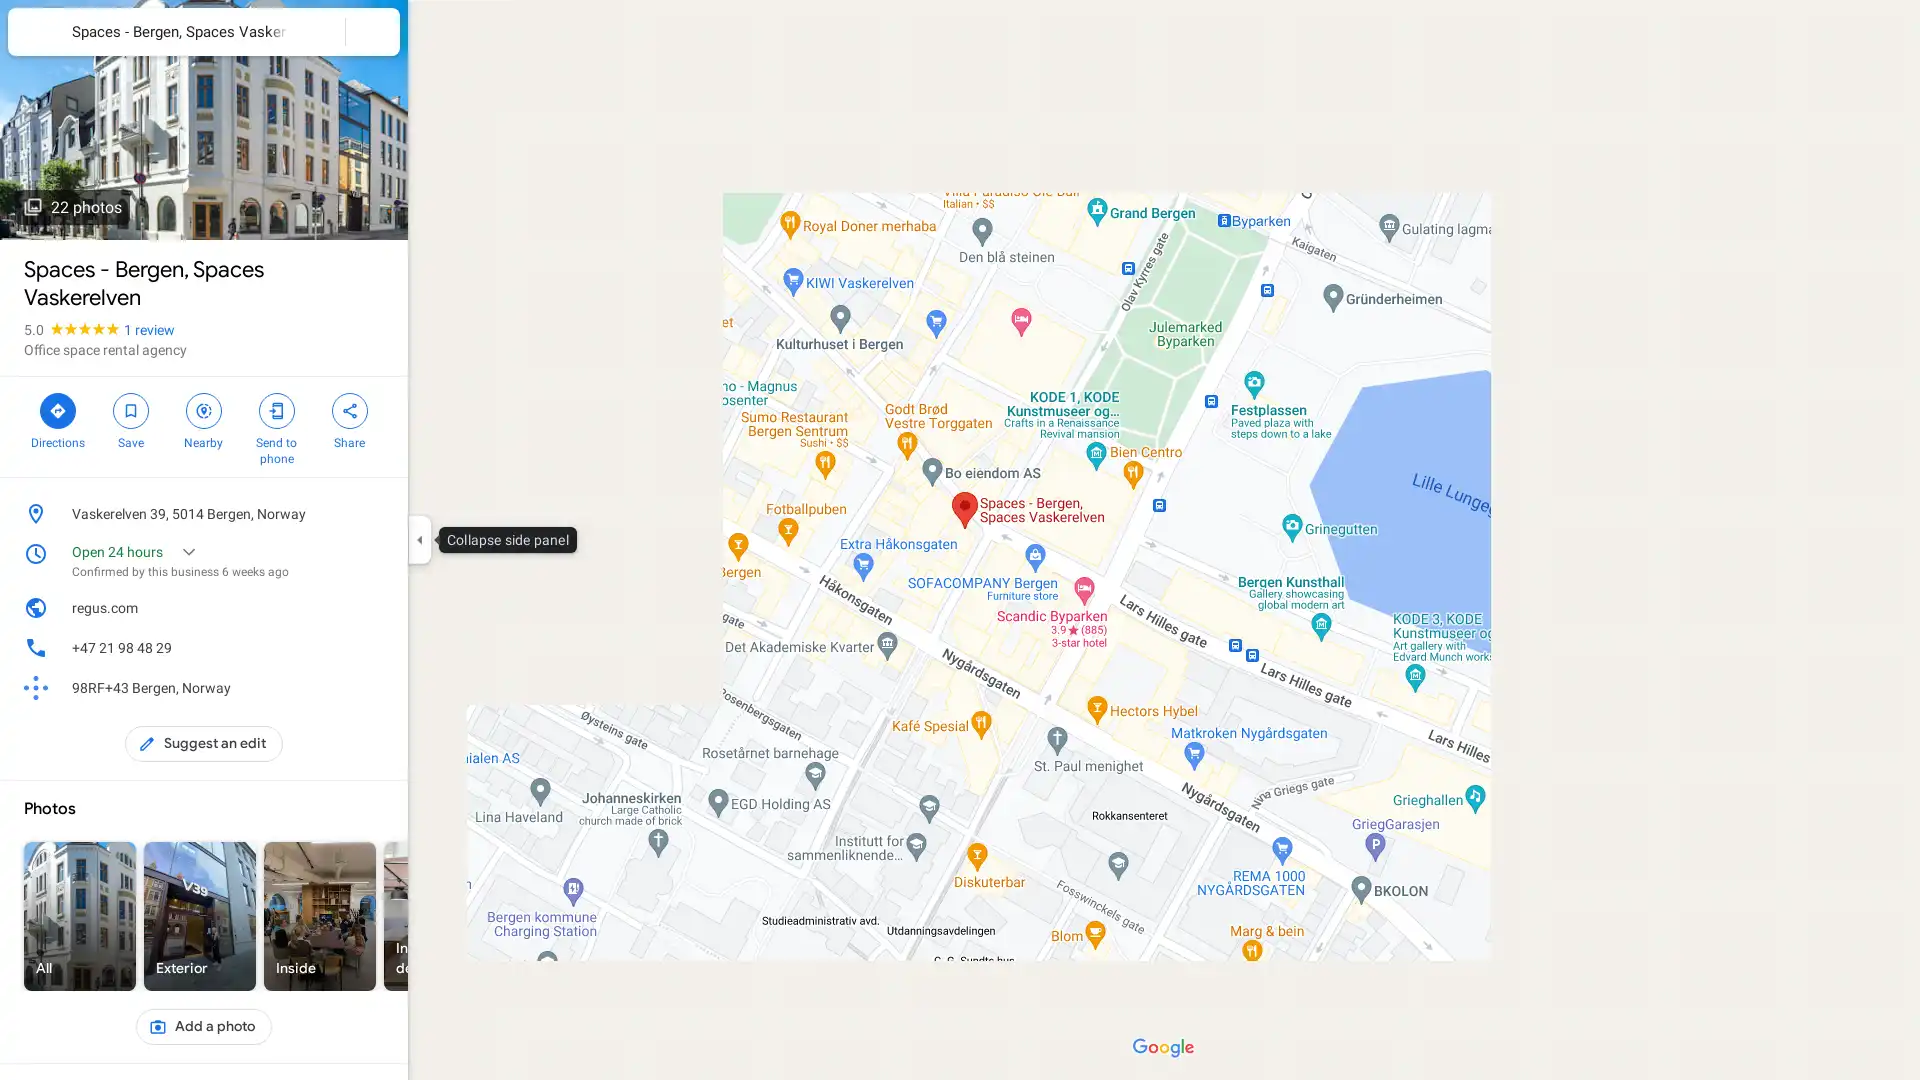 The width and height of the screenshot is (1920, 1080). I want to click on Street View & 360, so click(680, 916).